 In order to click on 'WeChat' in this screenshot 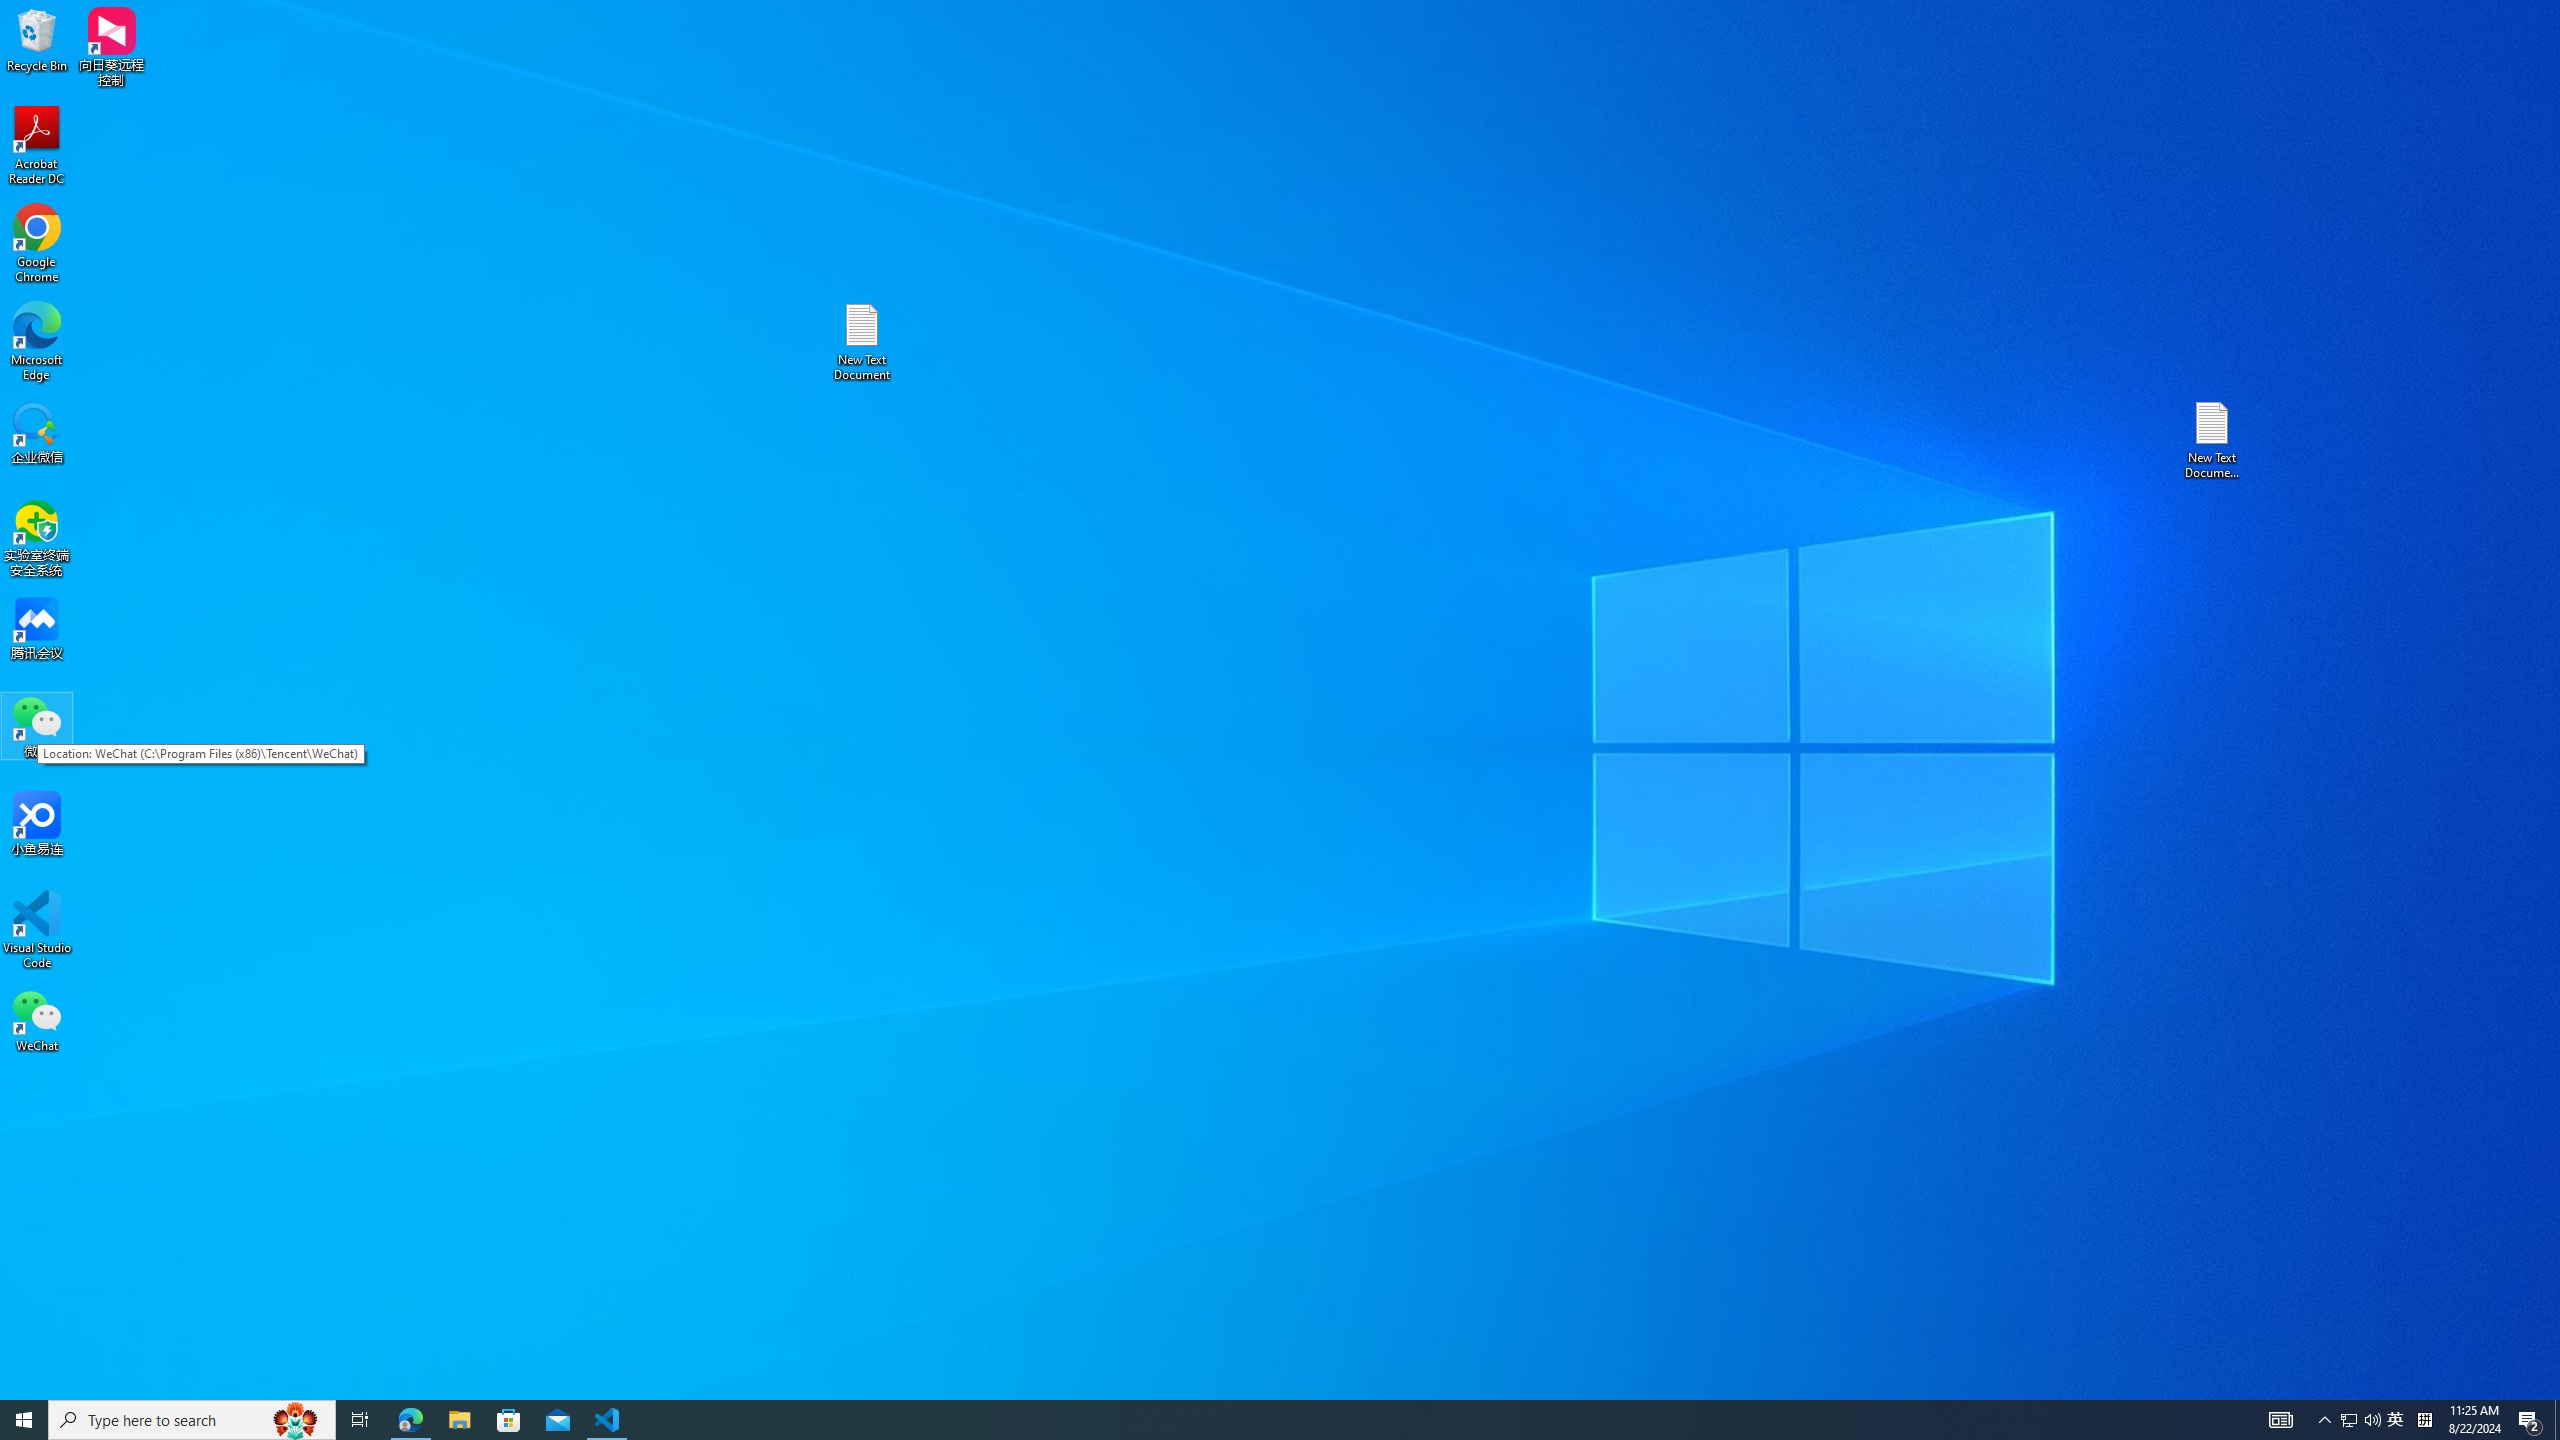, I will do `click(36, 1019)`.